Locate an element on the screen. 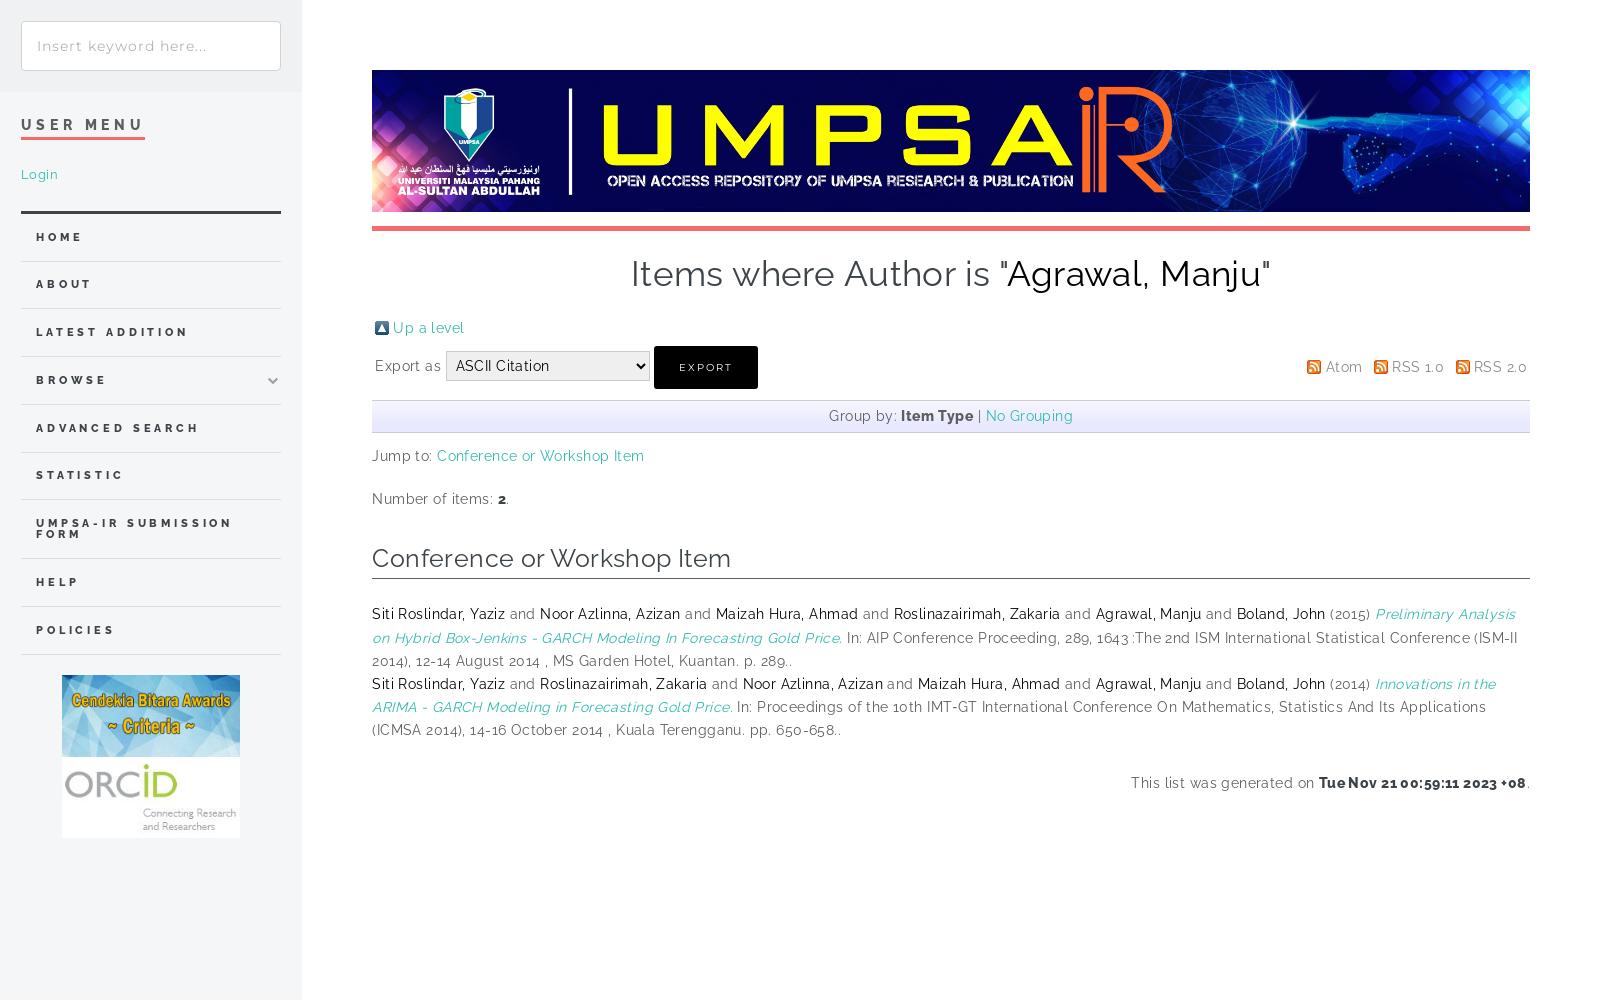 The width and height of the screenshot is (1600, 1001). 'RSS 2.0' is located at coordinates (1500, 364).